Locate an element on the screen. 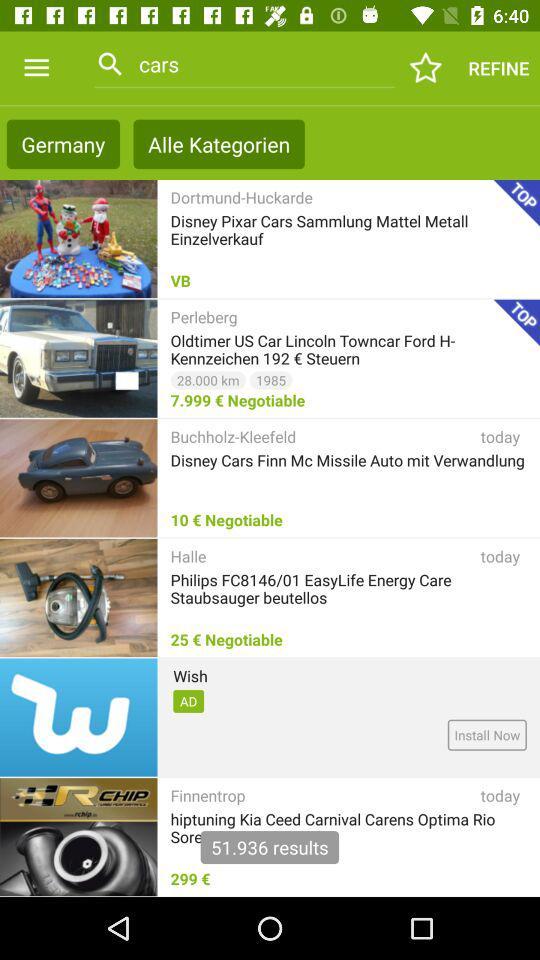 The image size is (540, 960). the refine is located at coordinates (497, 68).